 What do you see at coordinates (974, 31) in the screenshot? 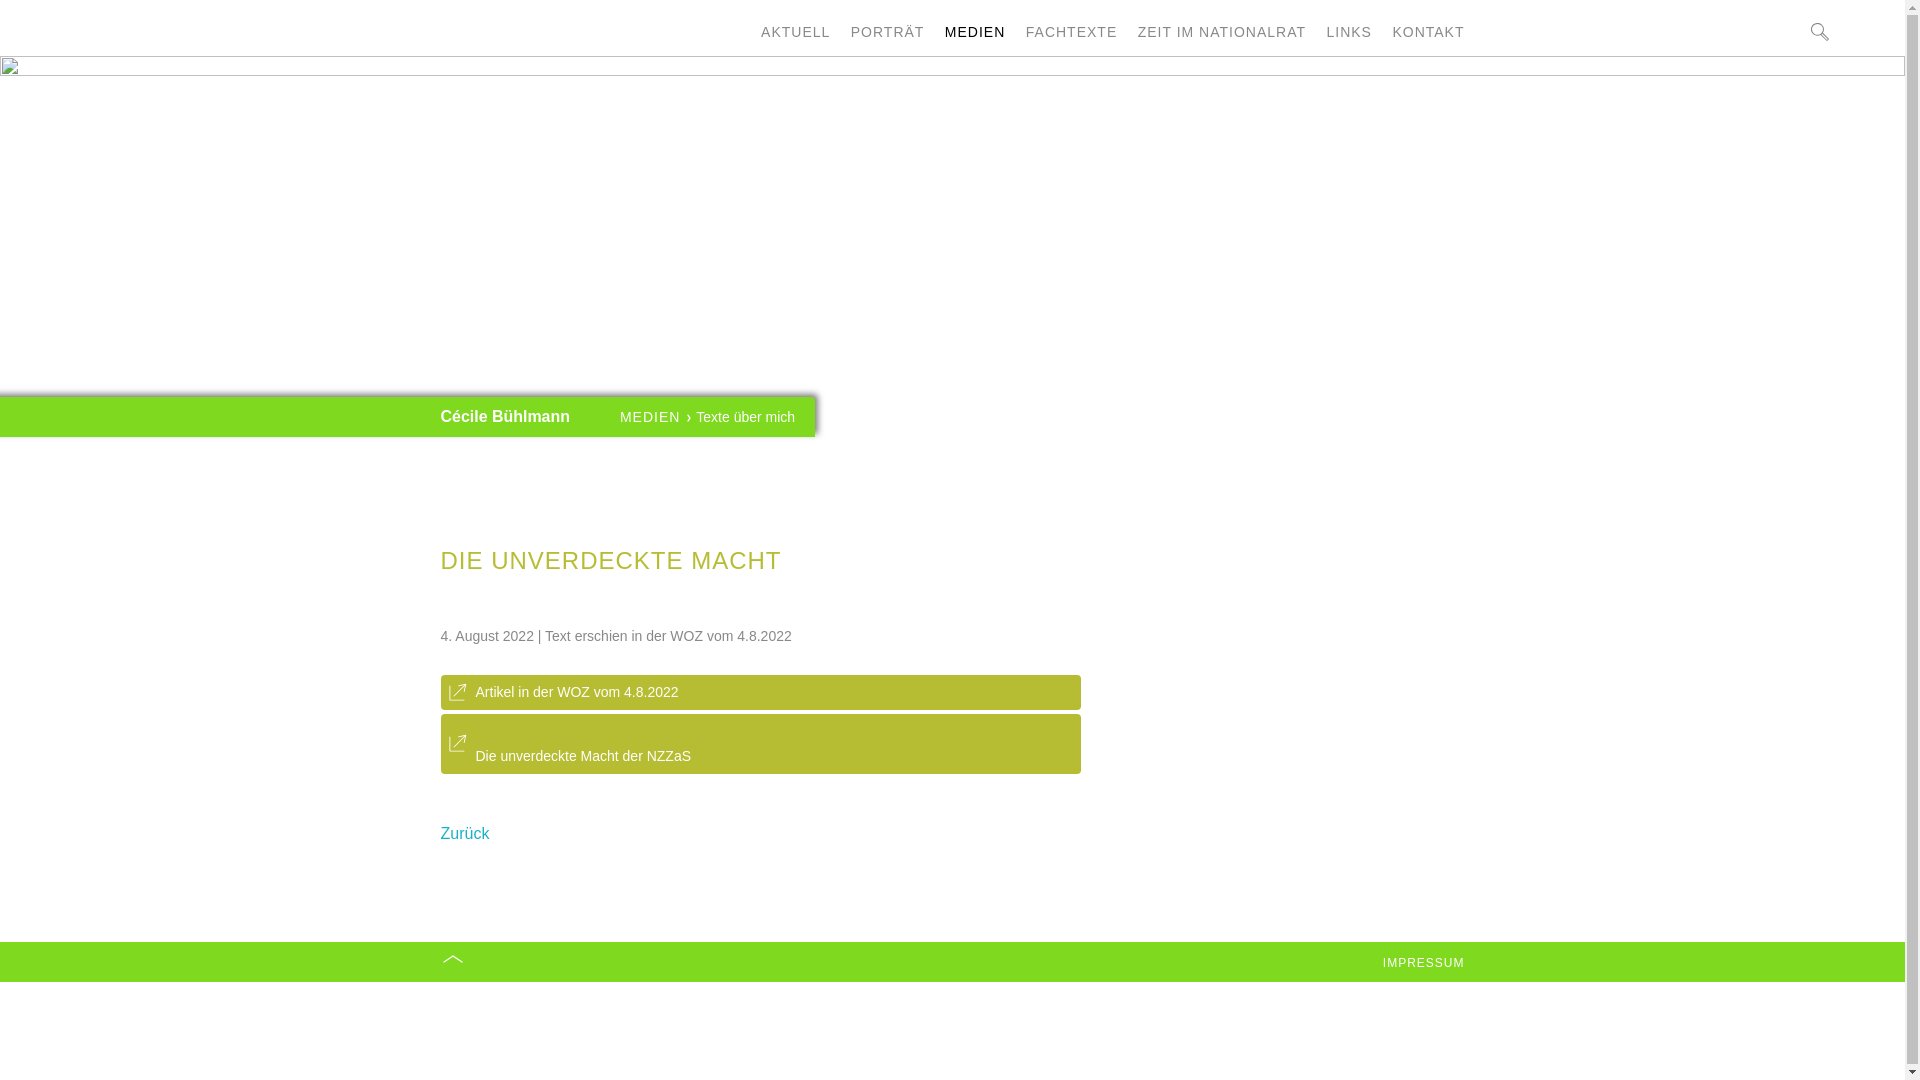
I see `'MEDIEN'` at bounding box center [974, 31].